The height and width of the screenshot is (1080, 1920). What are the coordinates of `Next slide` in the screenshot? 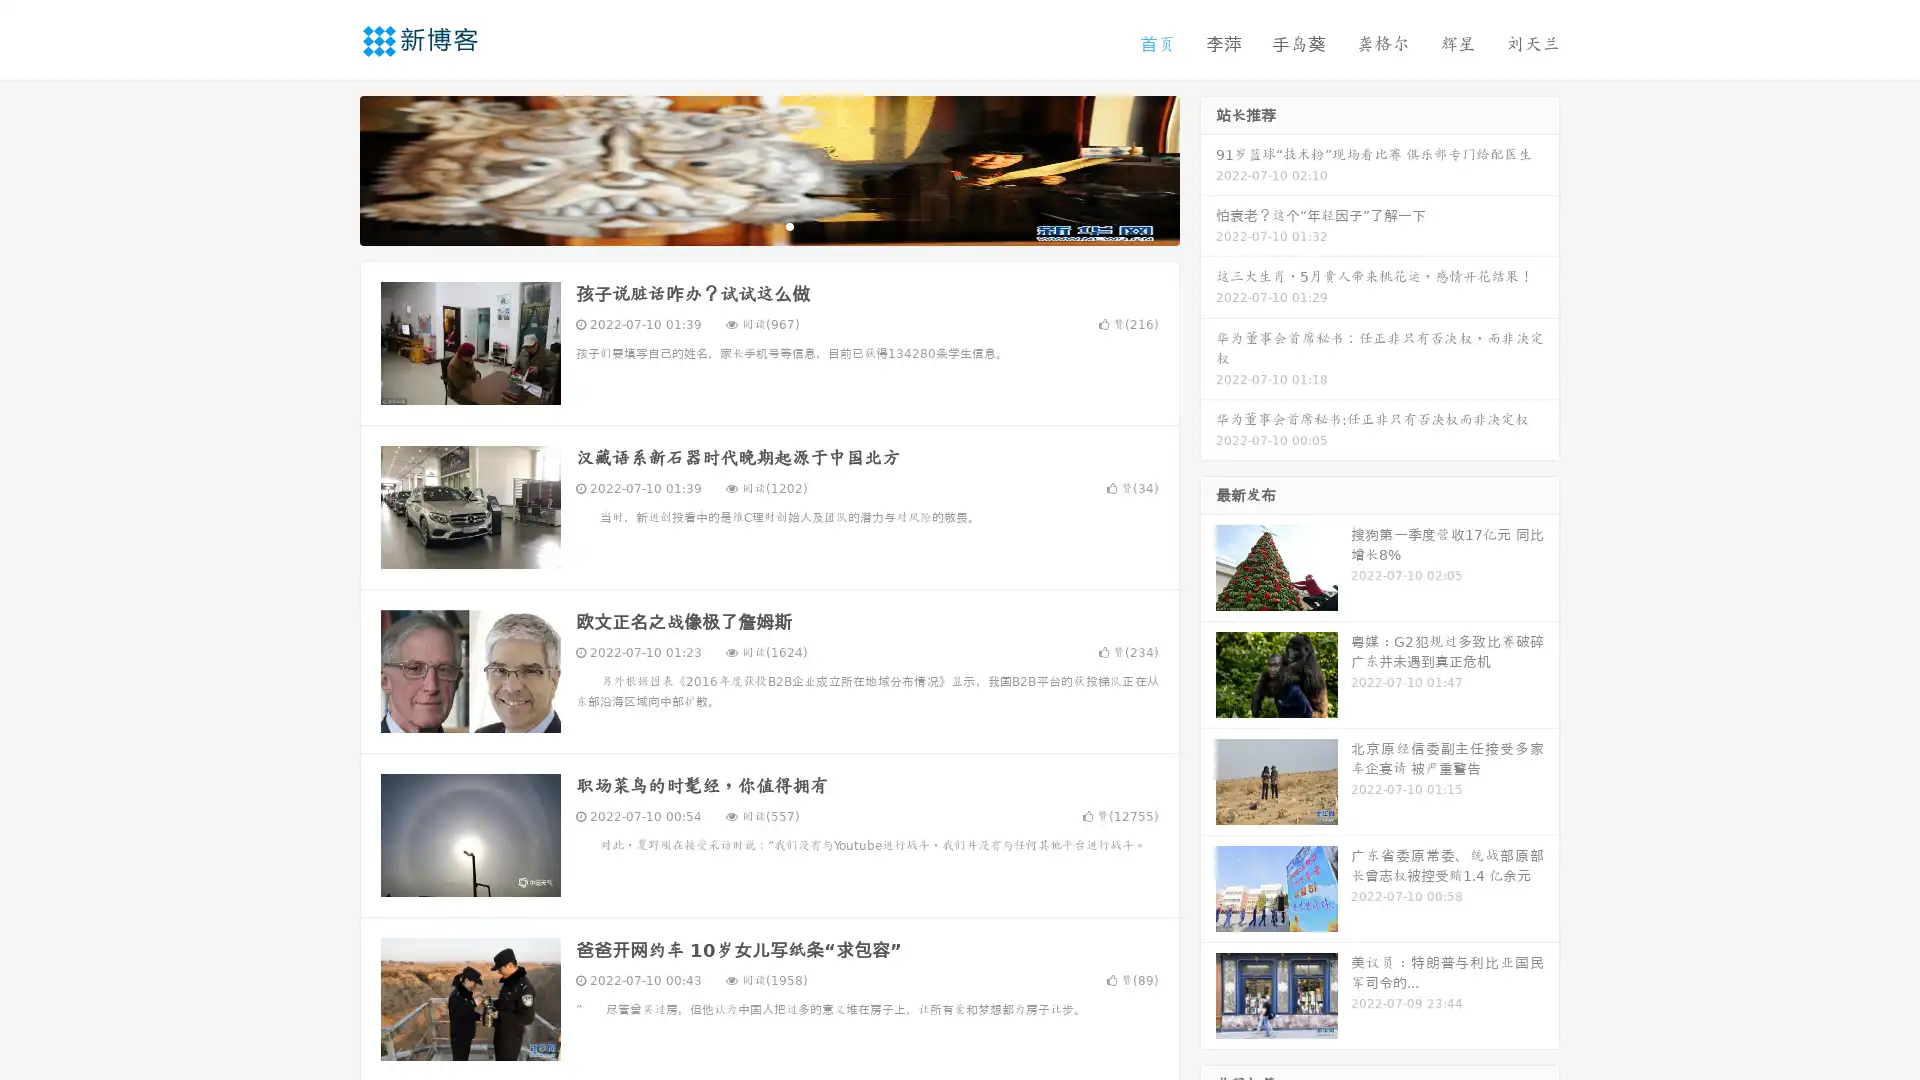 It's located at (1208, 168).